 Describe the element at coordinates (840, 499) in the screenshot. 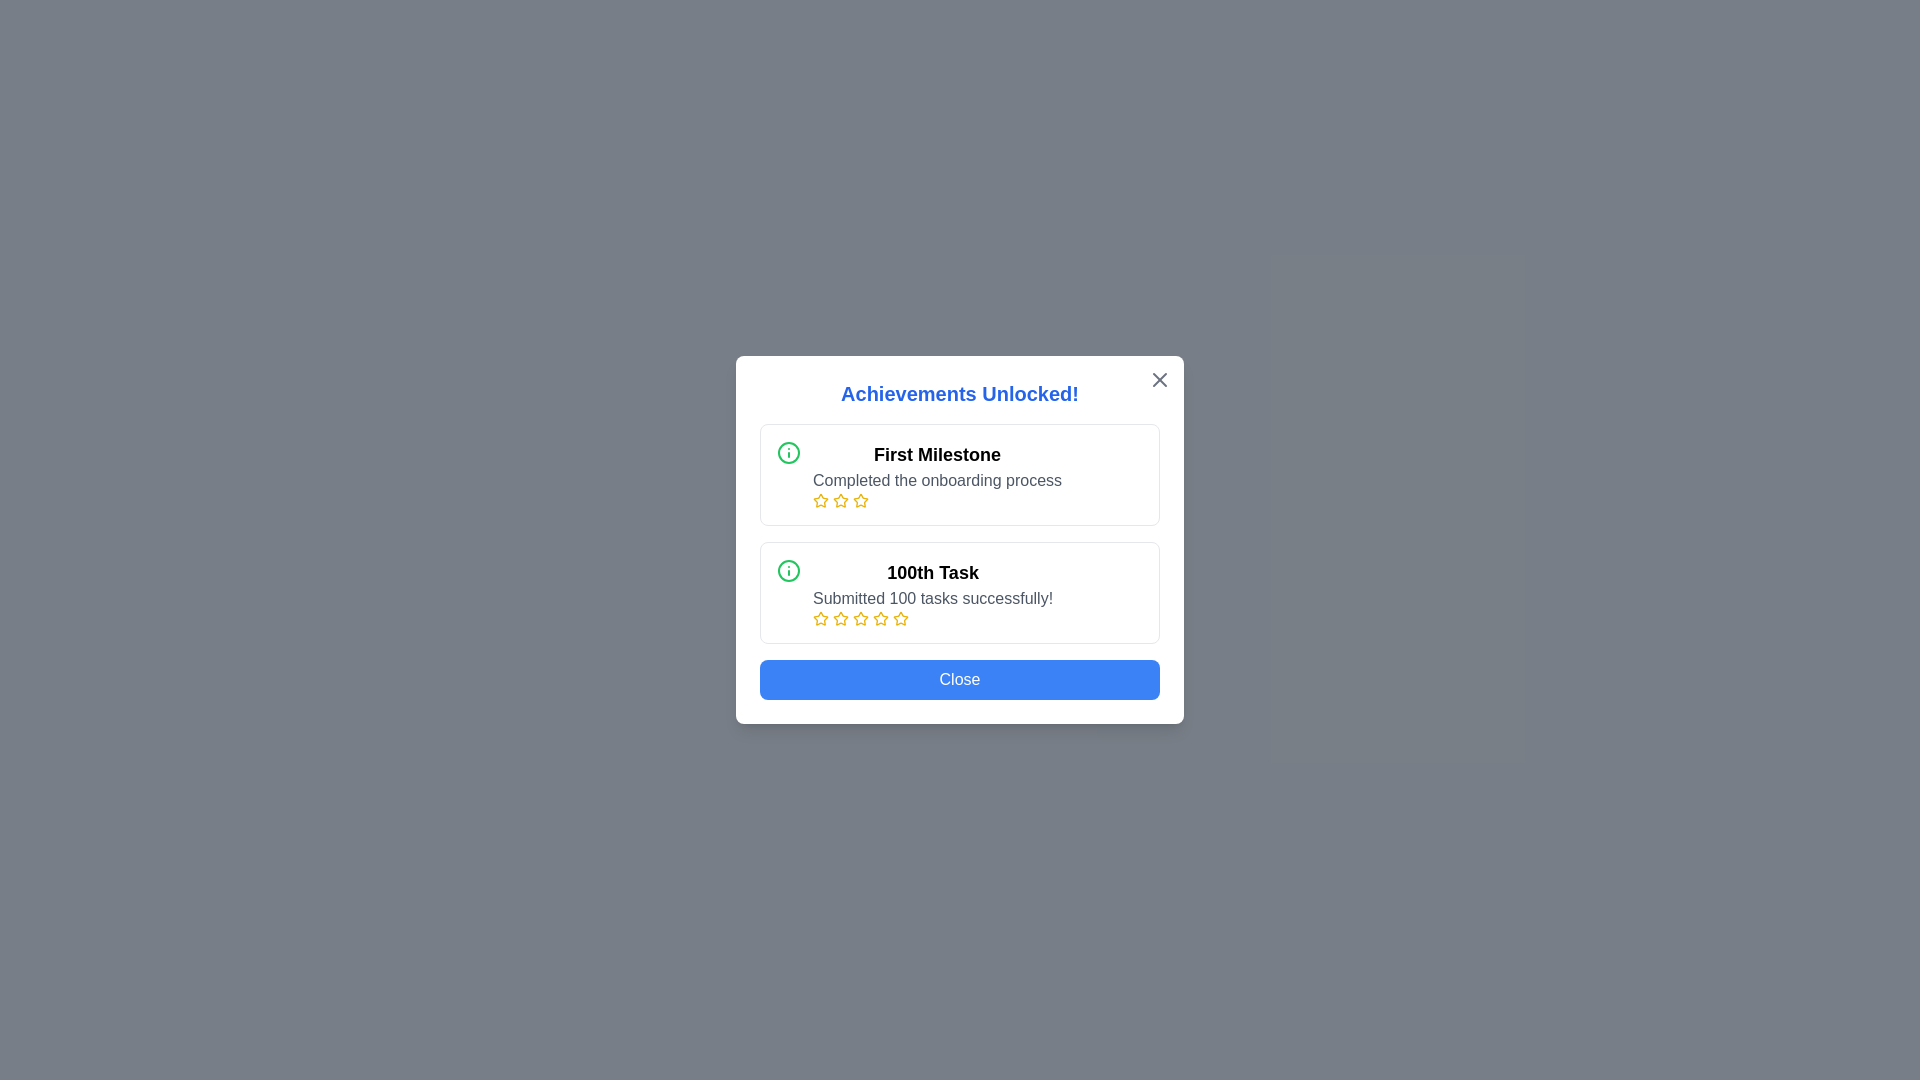

I see `the second star icon in the group of three stars below the 'First Milestone' text in the modal dialog box` at that location.